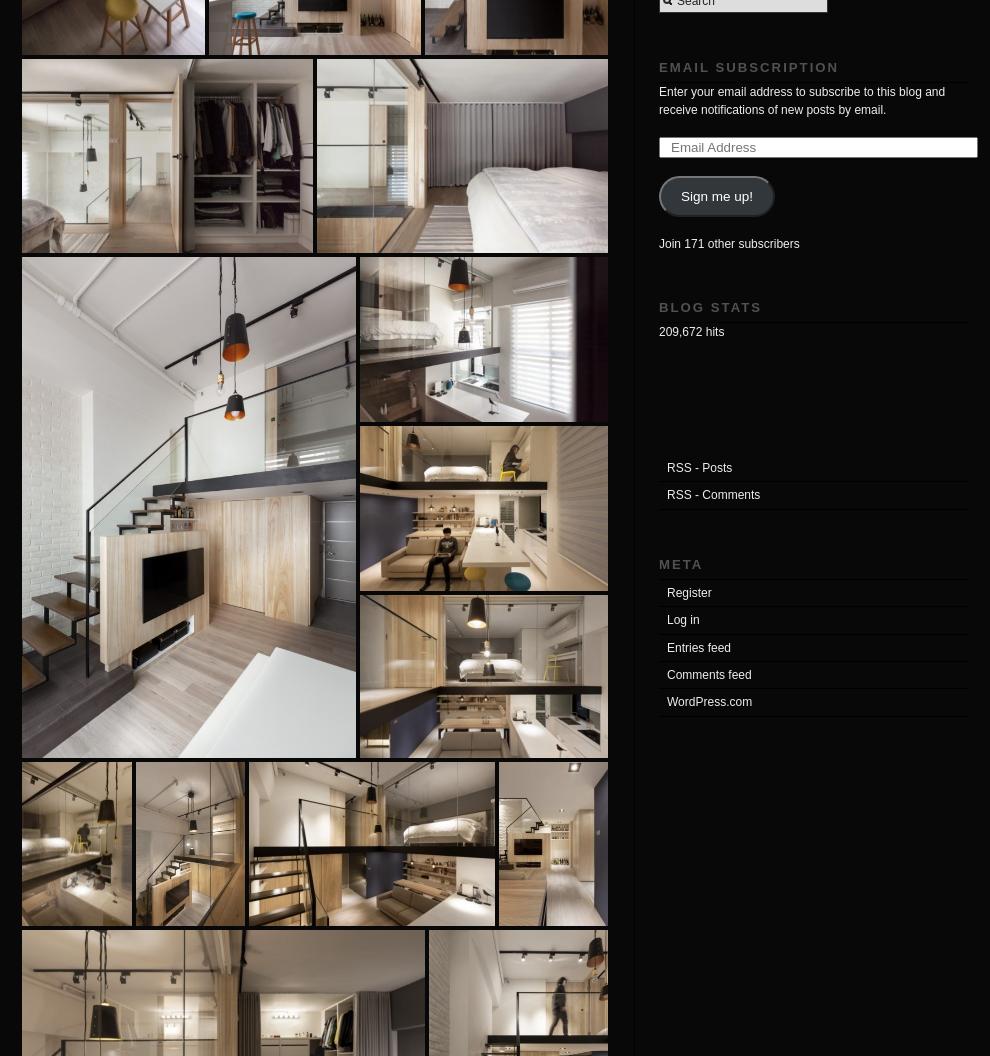 This screenshot has width=990, height=1056. I want to click on 'Entries feed', so click(698, 646).